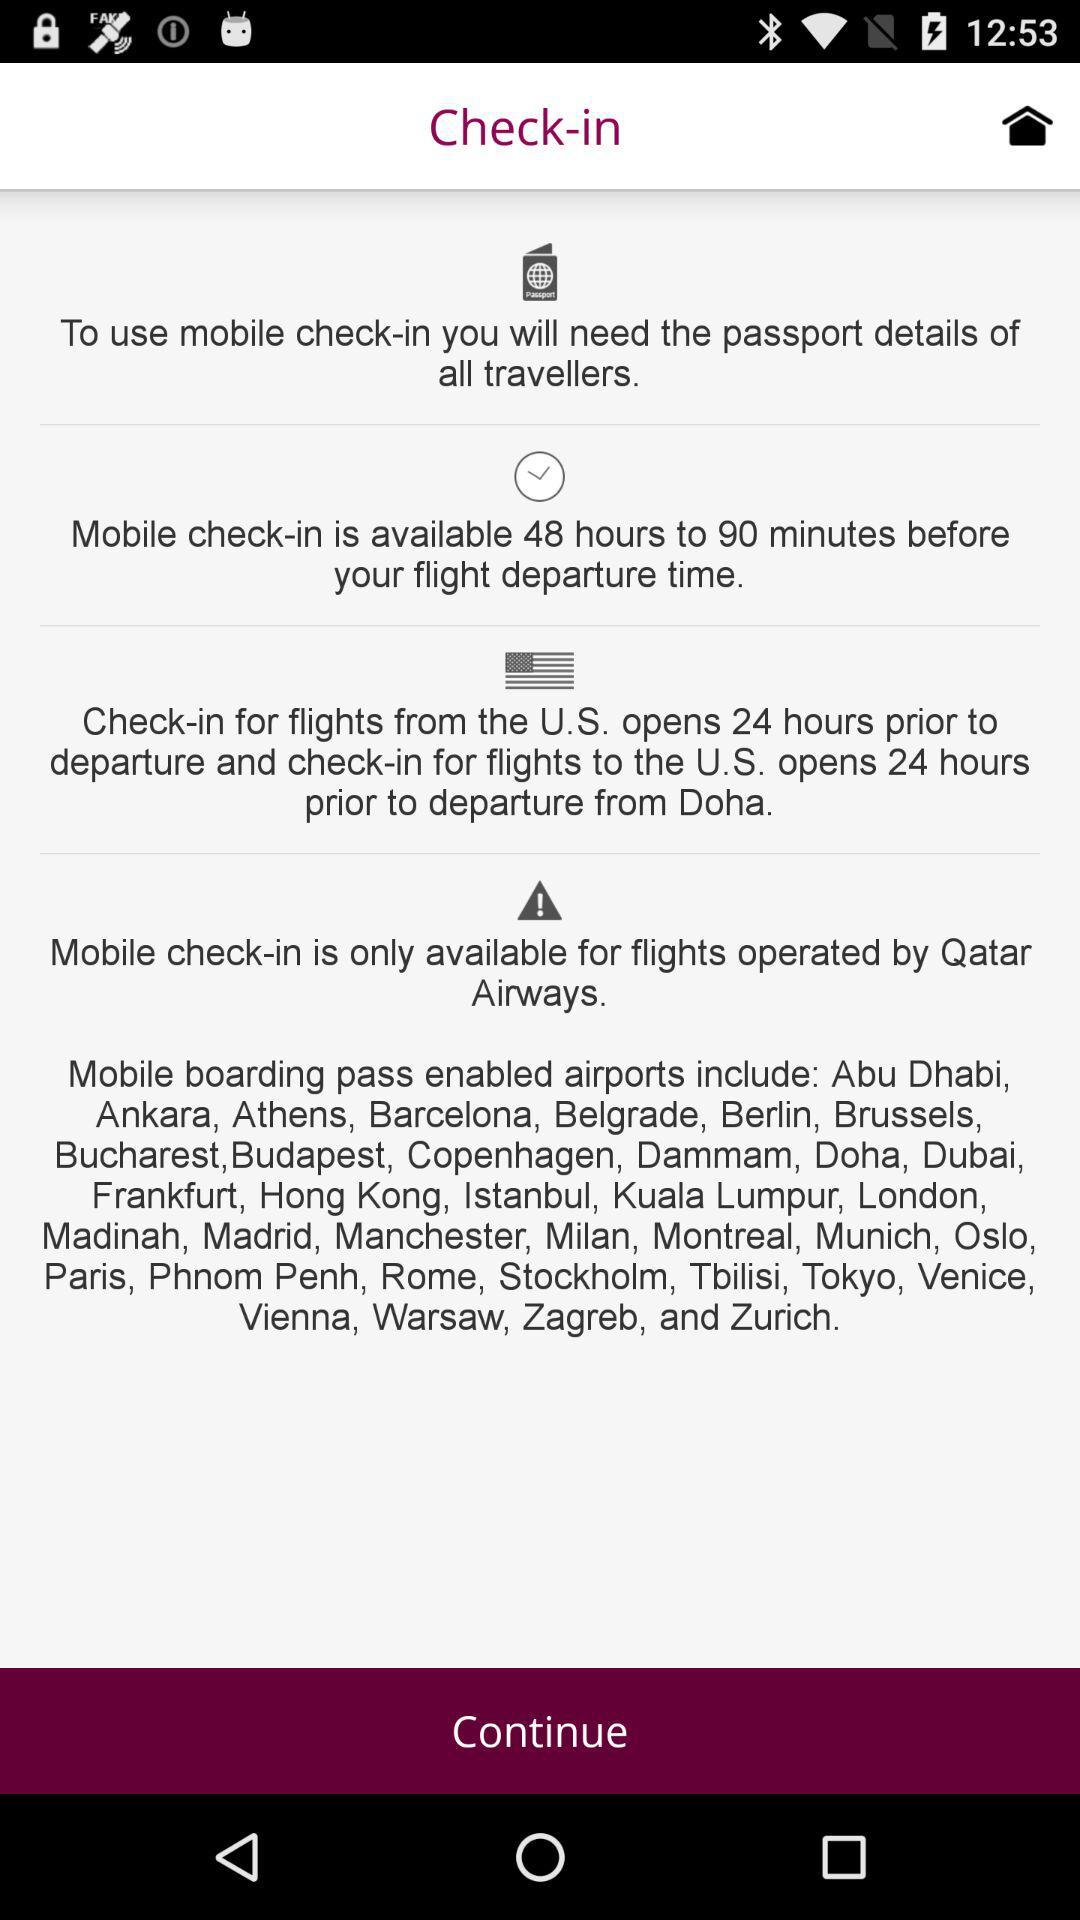  Describe the element at coordinates (540, 1730) in the screenshot. I see `continue icon` at that location.